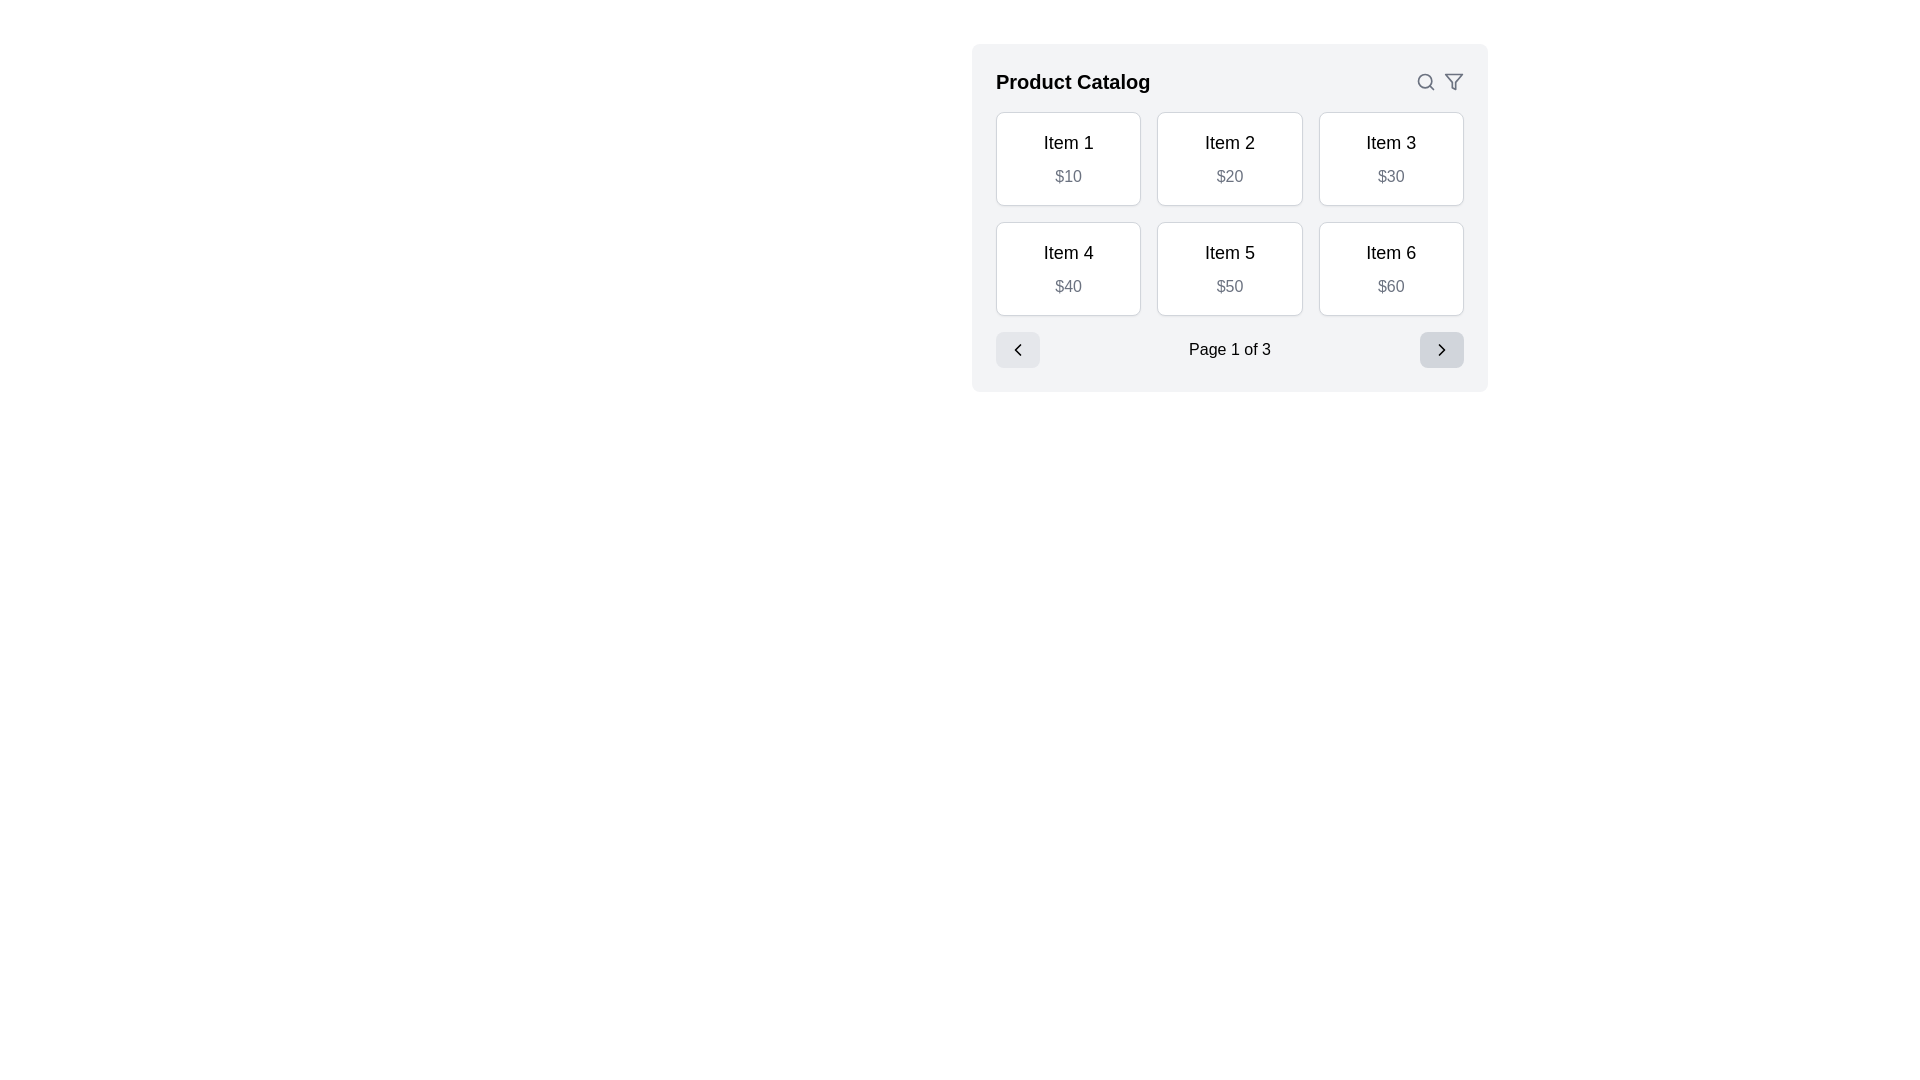 This screenshot has width=1920, height=1080. I want to click on the static price label displaying '$60' for 'Item 6' located in the bottom-right grid cell of the interface, so click(1390, 286).